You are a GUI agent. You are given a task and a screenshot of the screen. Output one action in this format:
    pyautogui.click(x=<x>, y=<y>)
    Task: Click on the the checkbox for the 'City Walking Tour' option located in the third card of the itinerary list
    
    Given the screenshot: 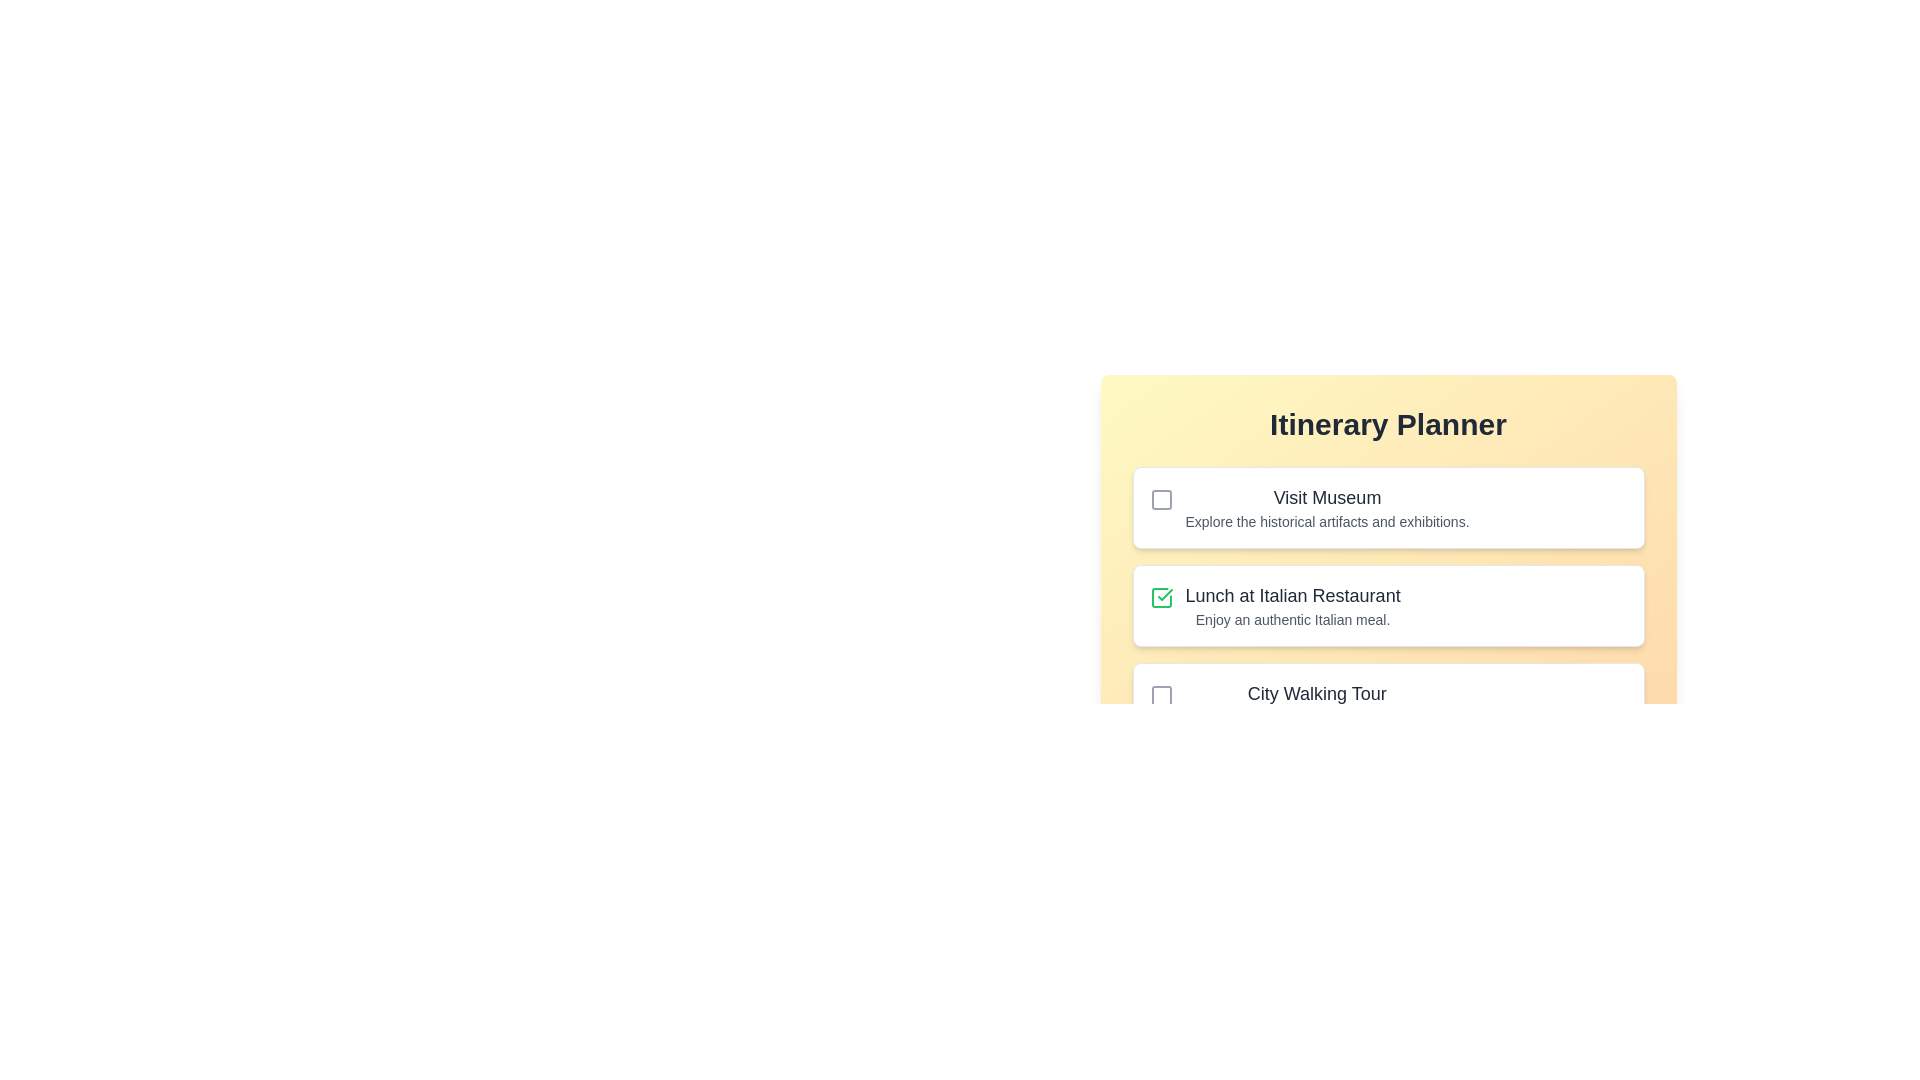 What is the action you would take?
    pyautogui.click(x=1161, y=694)
    